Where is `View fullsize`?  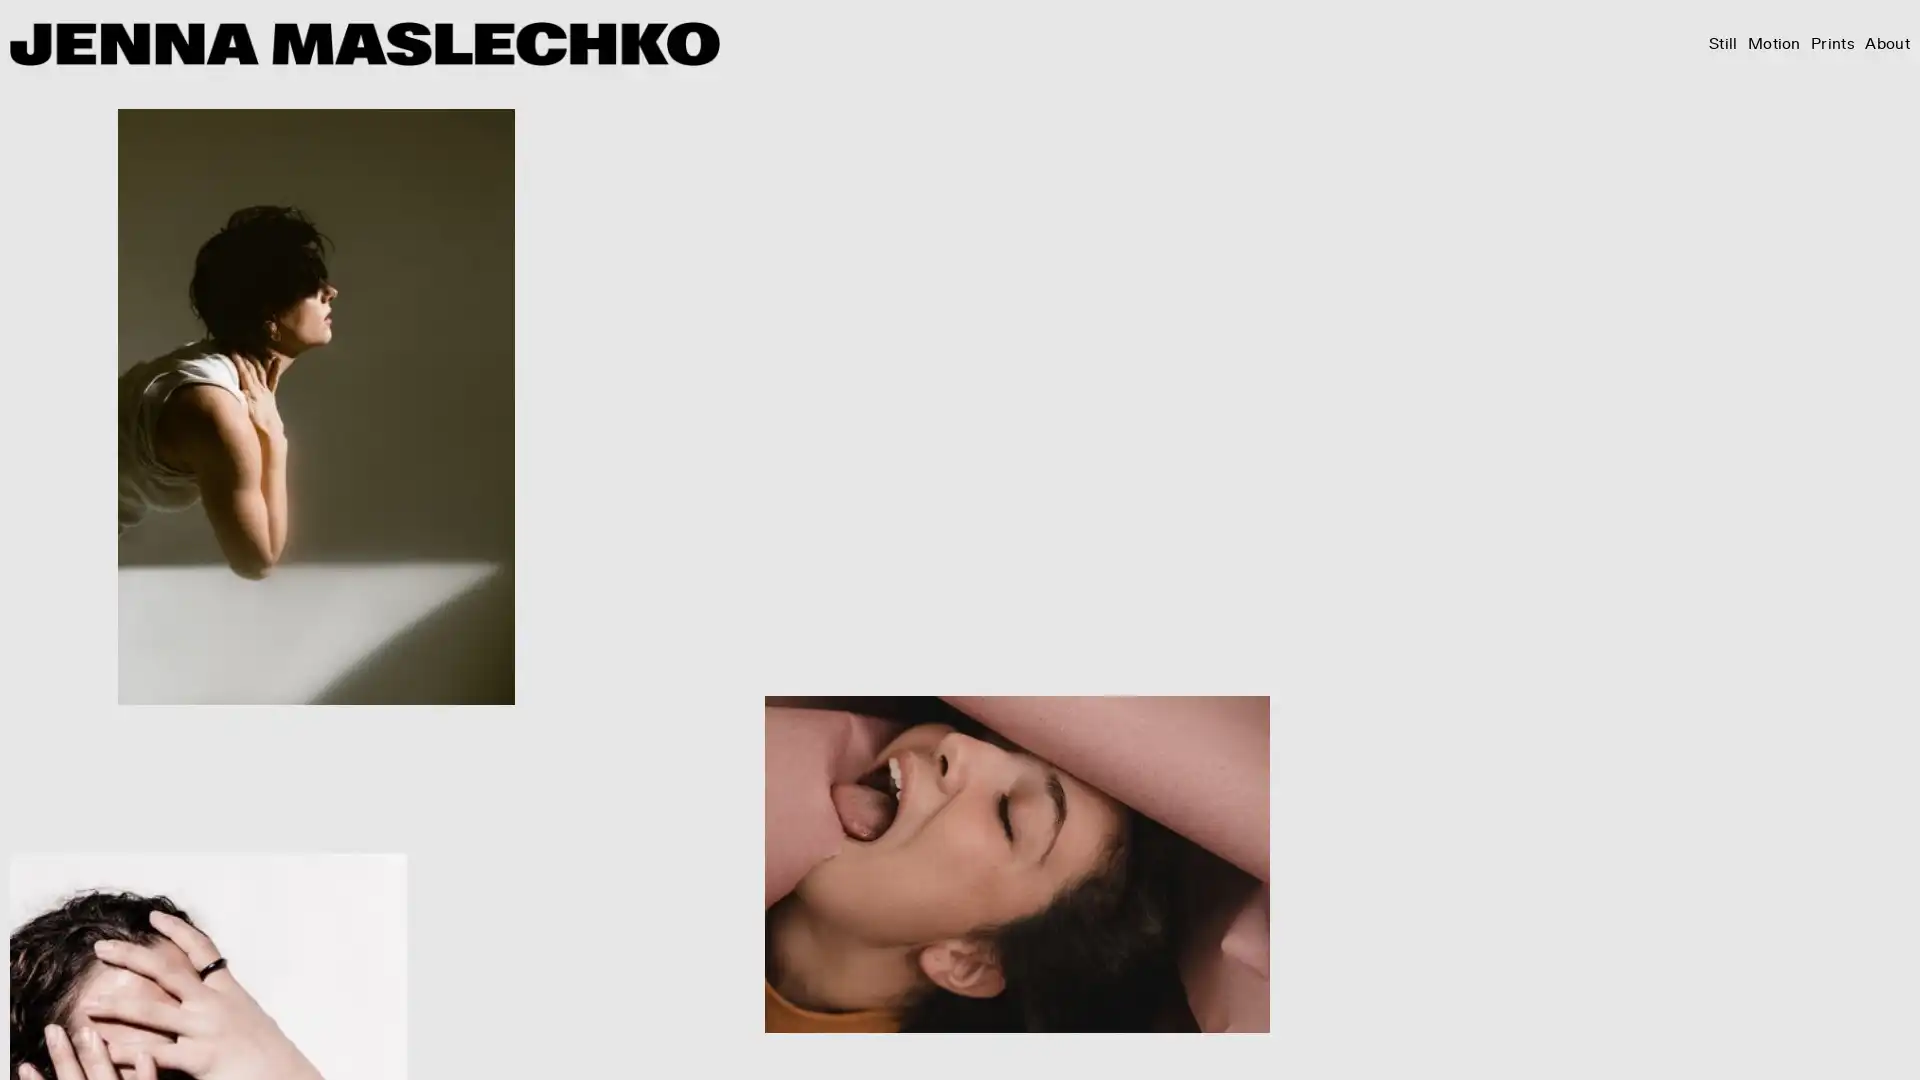
View fullsize is located at coordinates (315, 405).